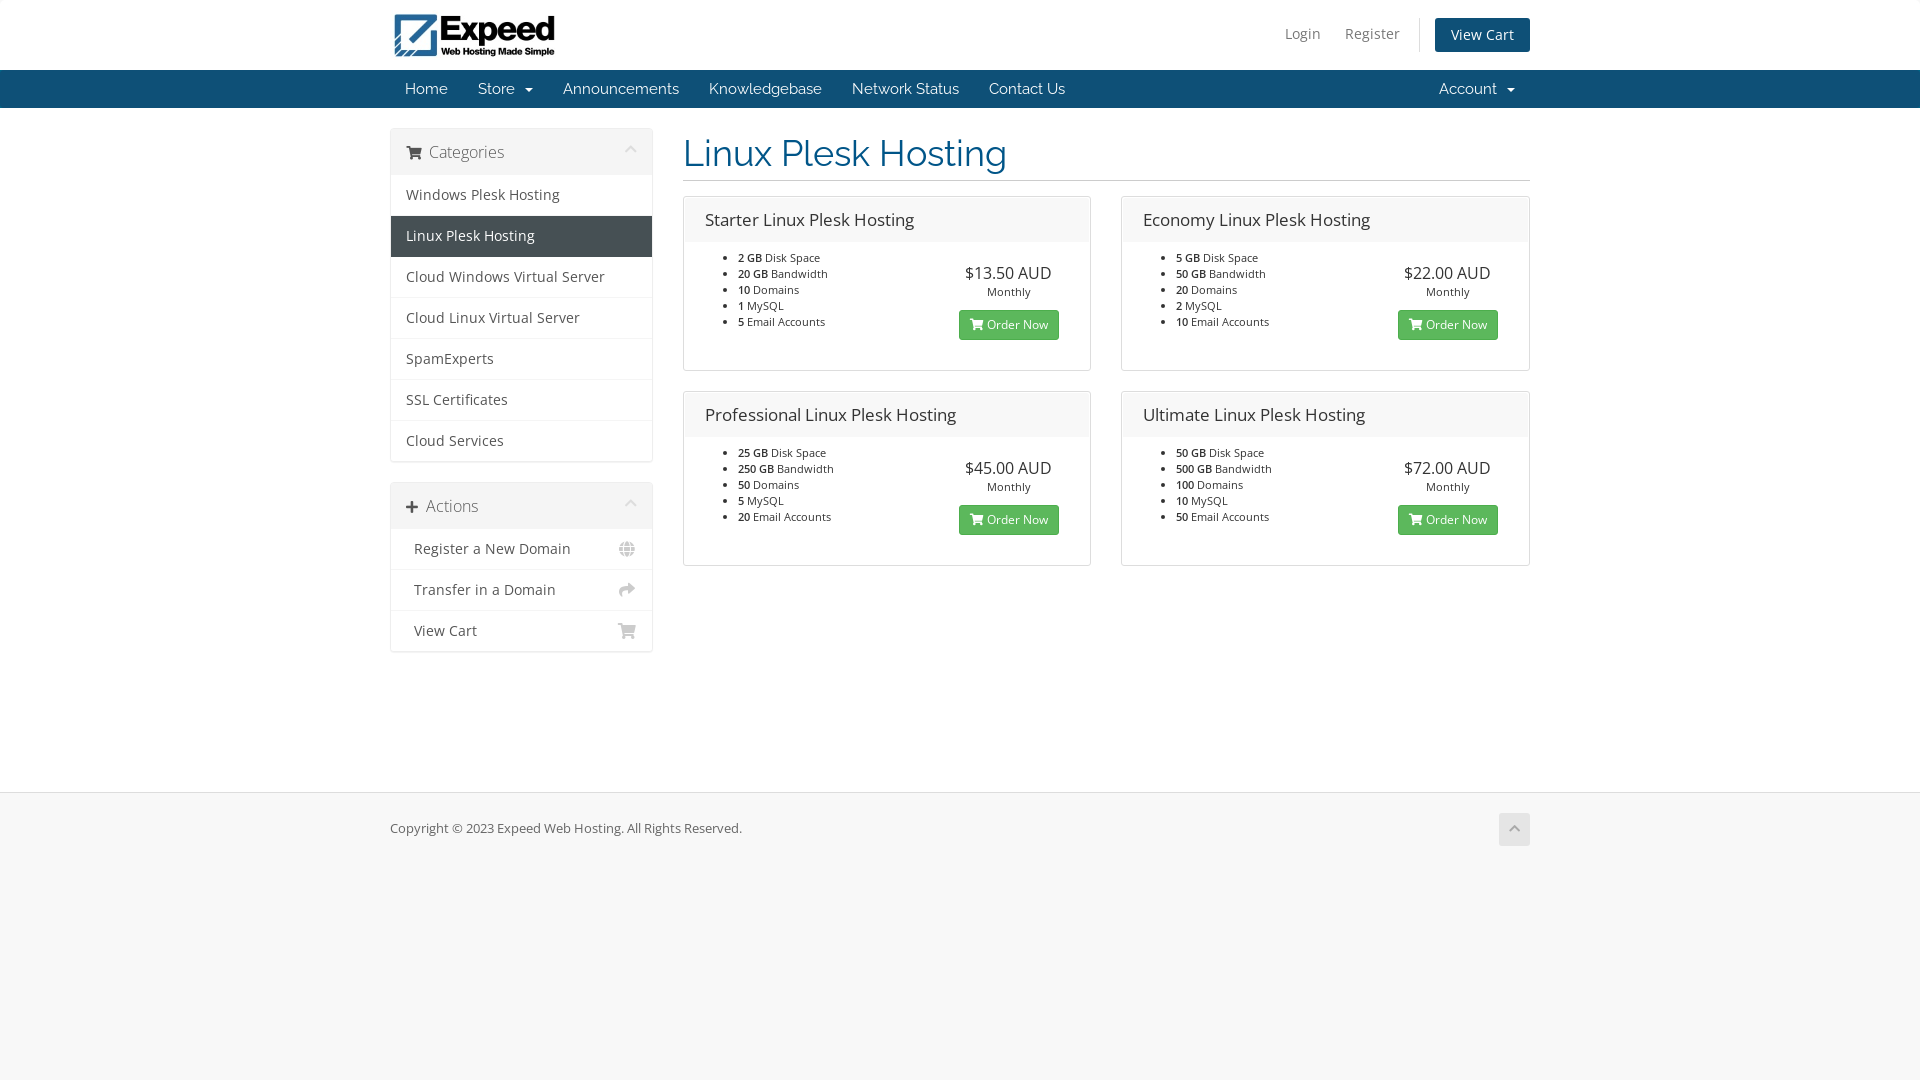  I want to click on '  Transfer in a Domain', so click(521, 589).